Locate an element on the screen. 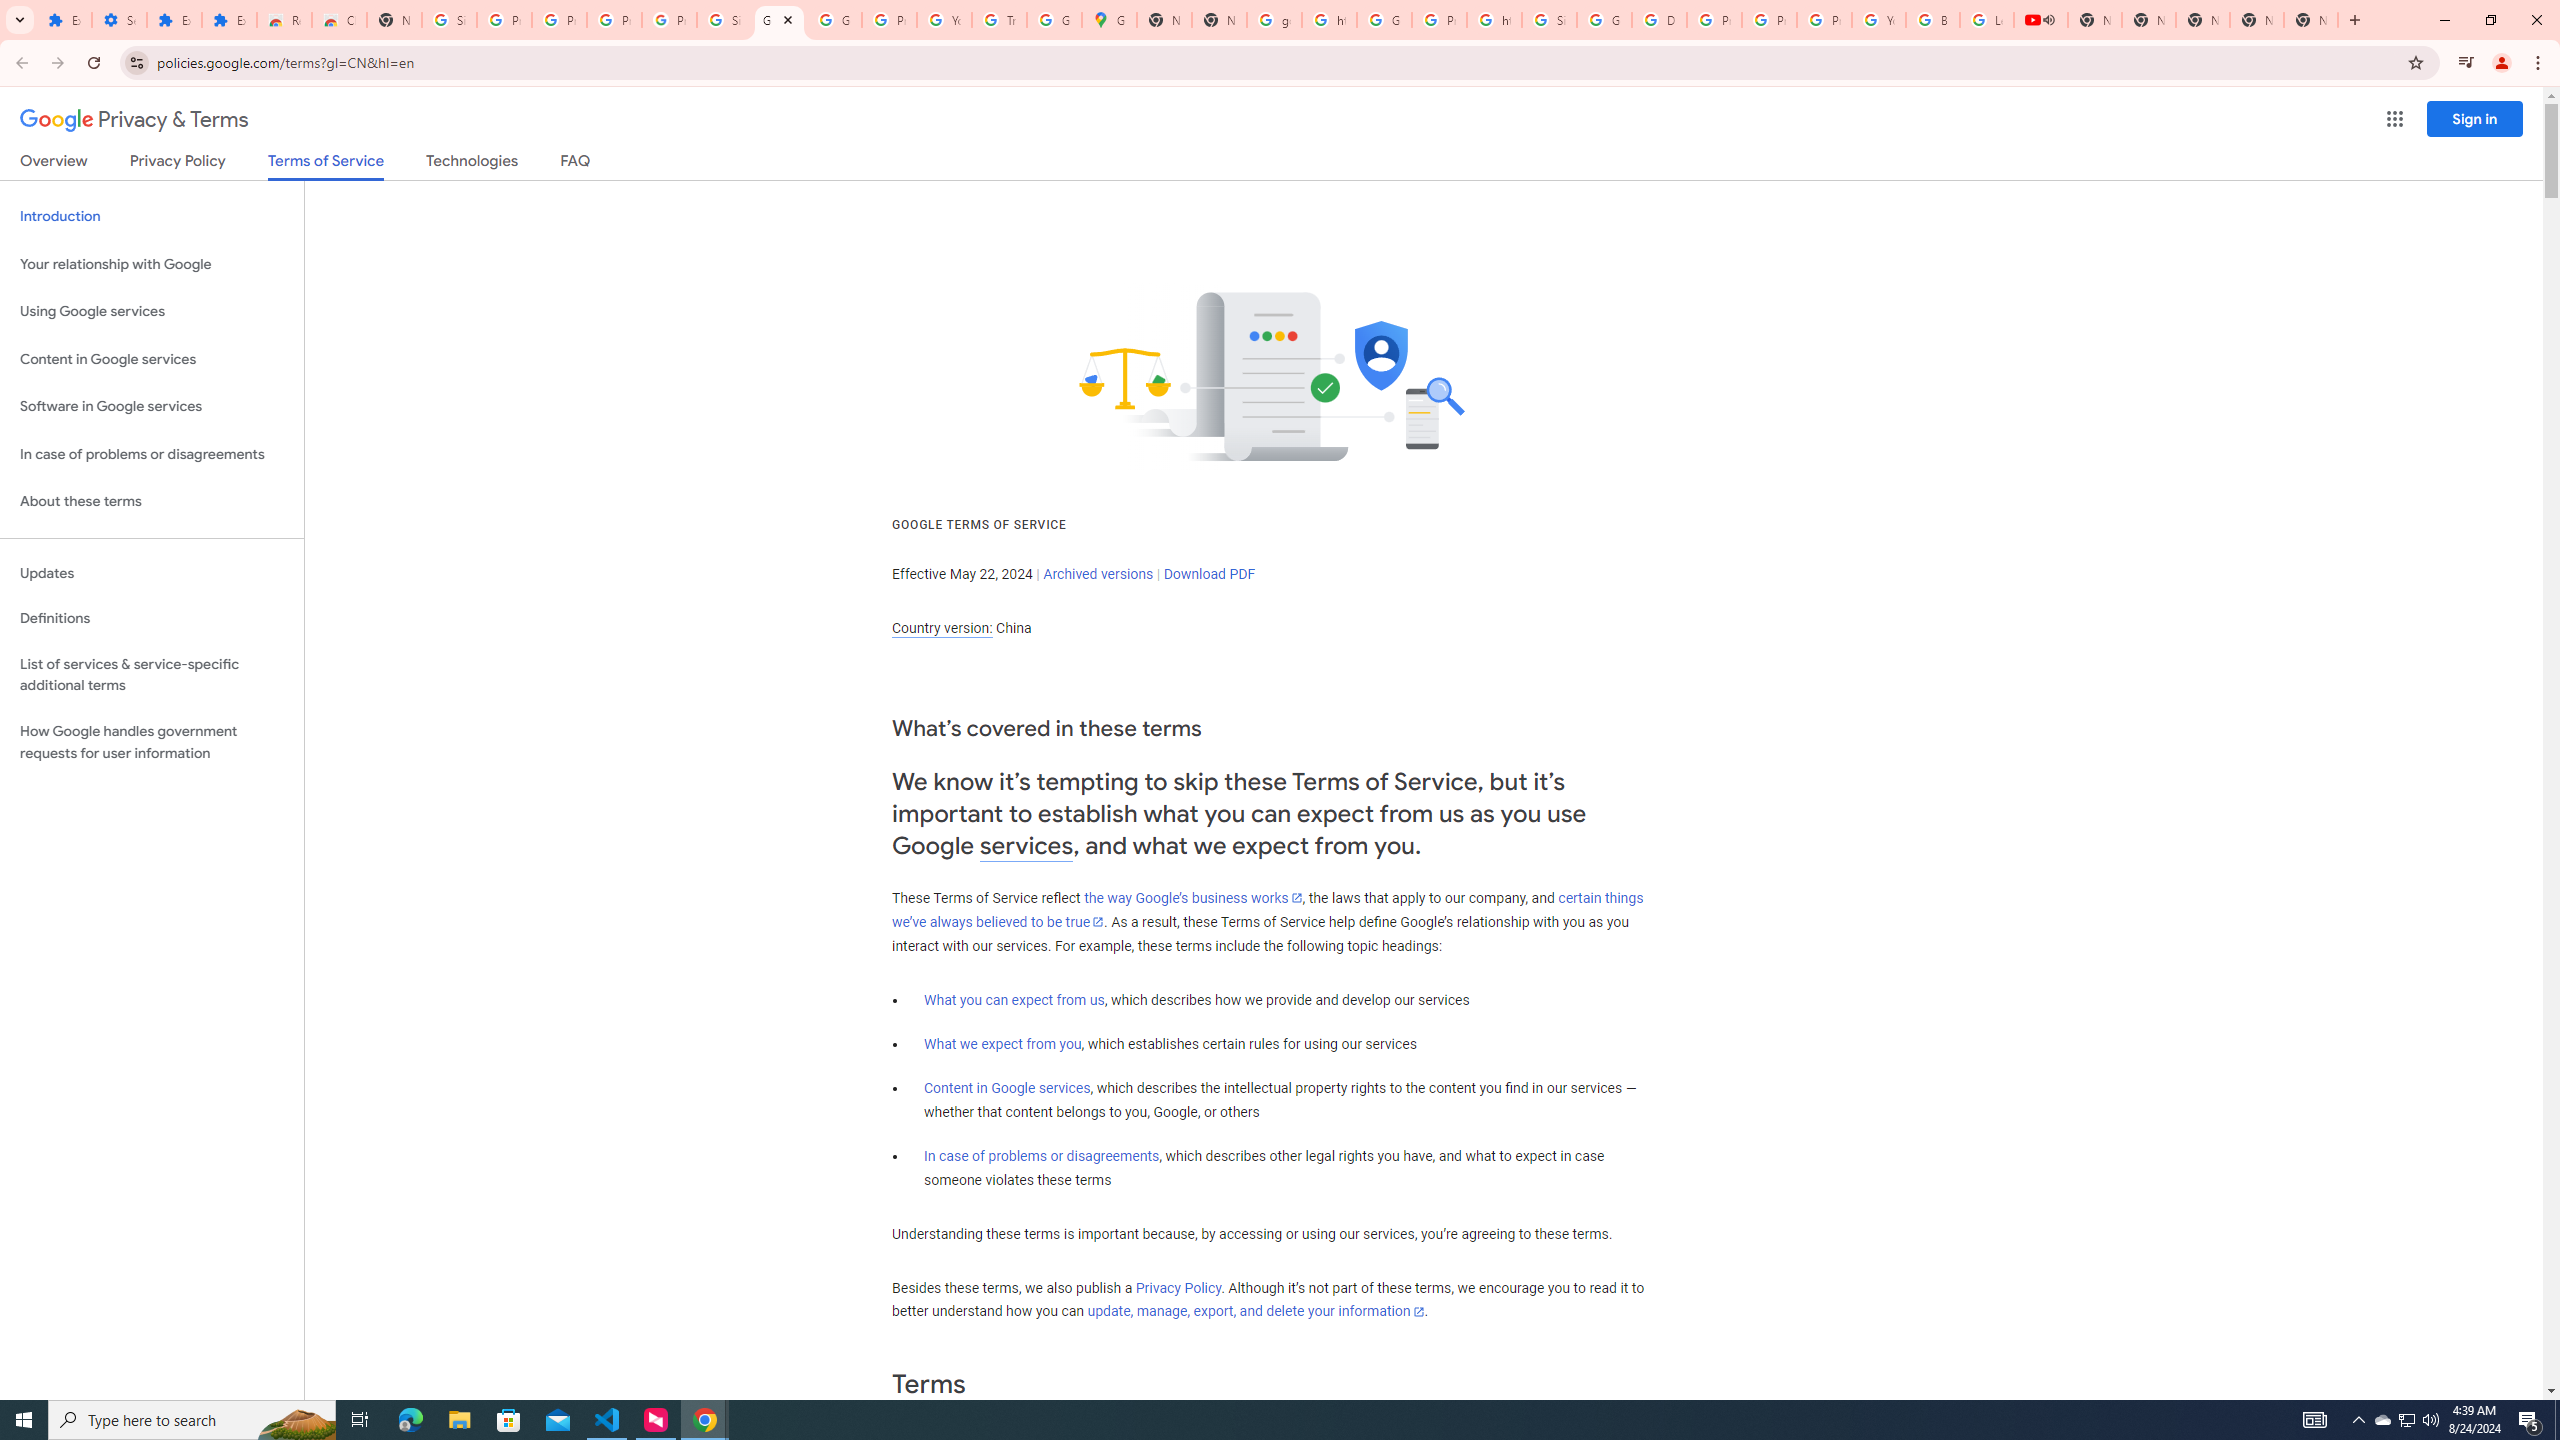  'Extensions' is located at coordinates (174, 19).